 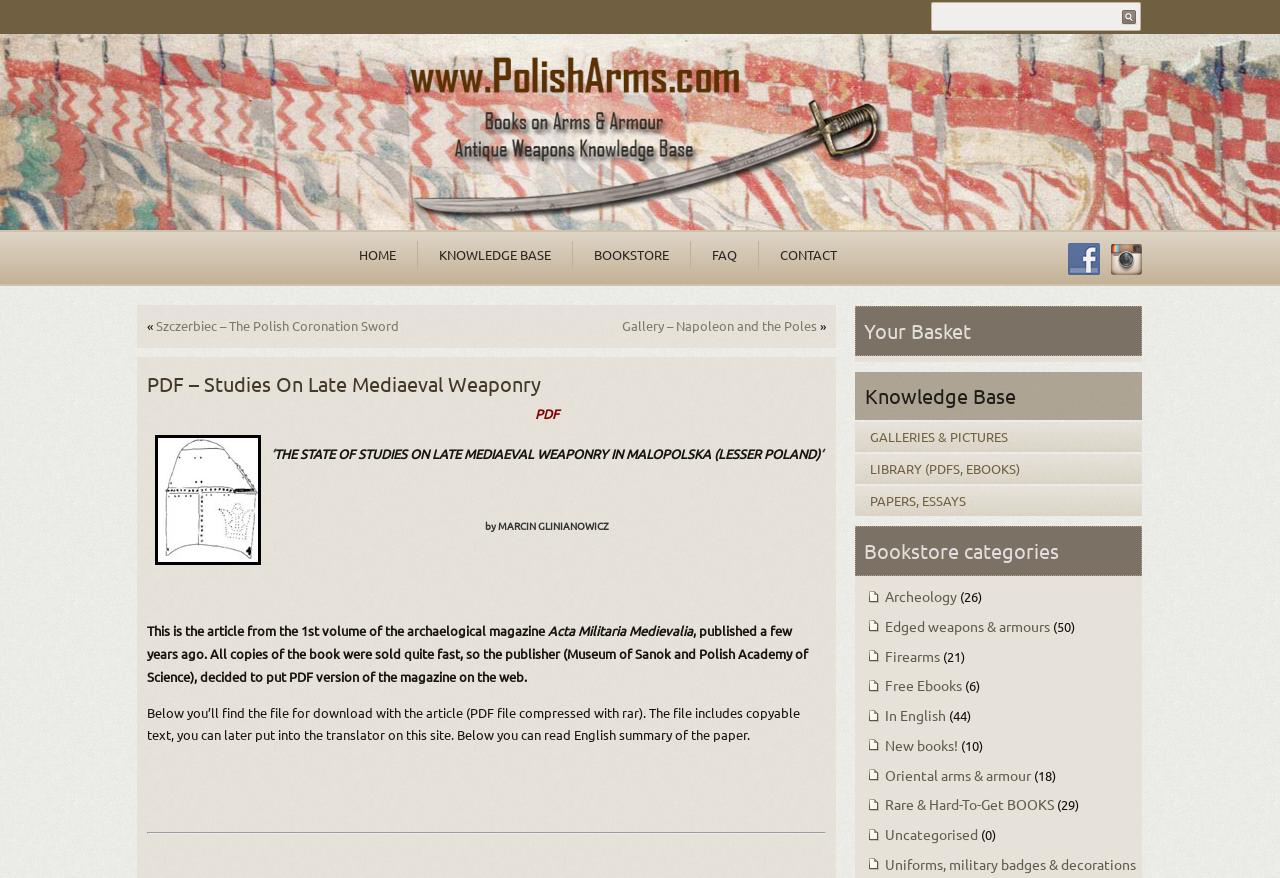 What do you see at coordinates (882, 685) in the screenshot?
I see `'Free Ebooks'` at bounding box center [882, 685].